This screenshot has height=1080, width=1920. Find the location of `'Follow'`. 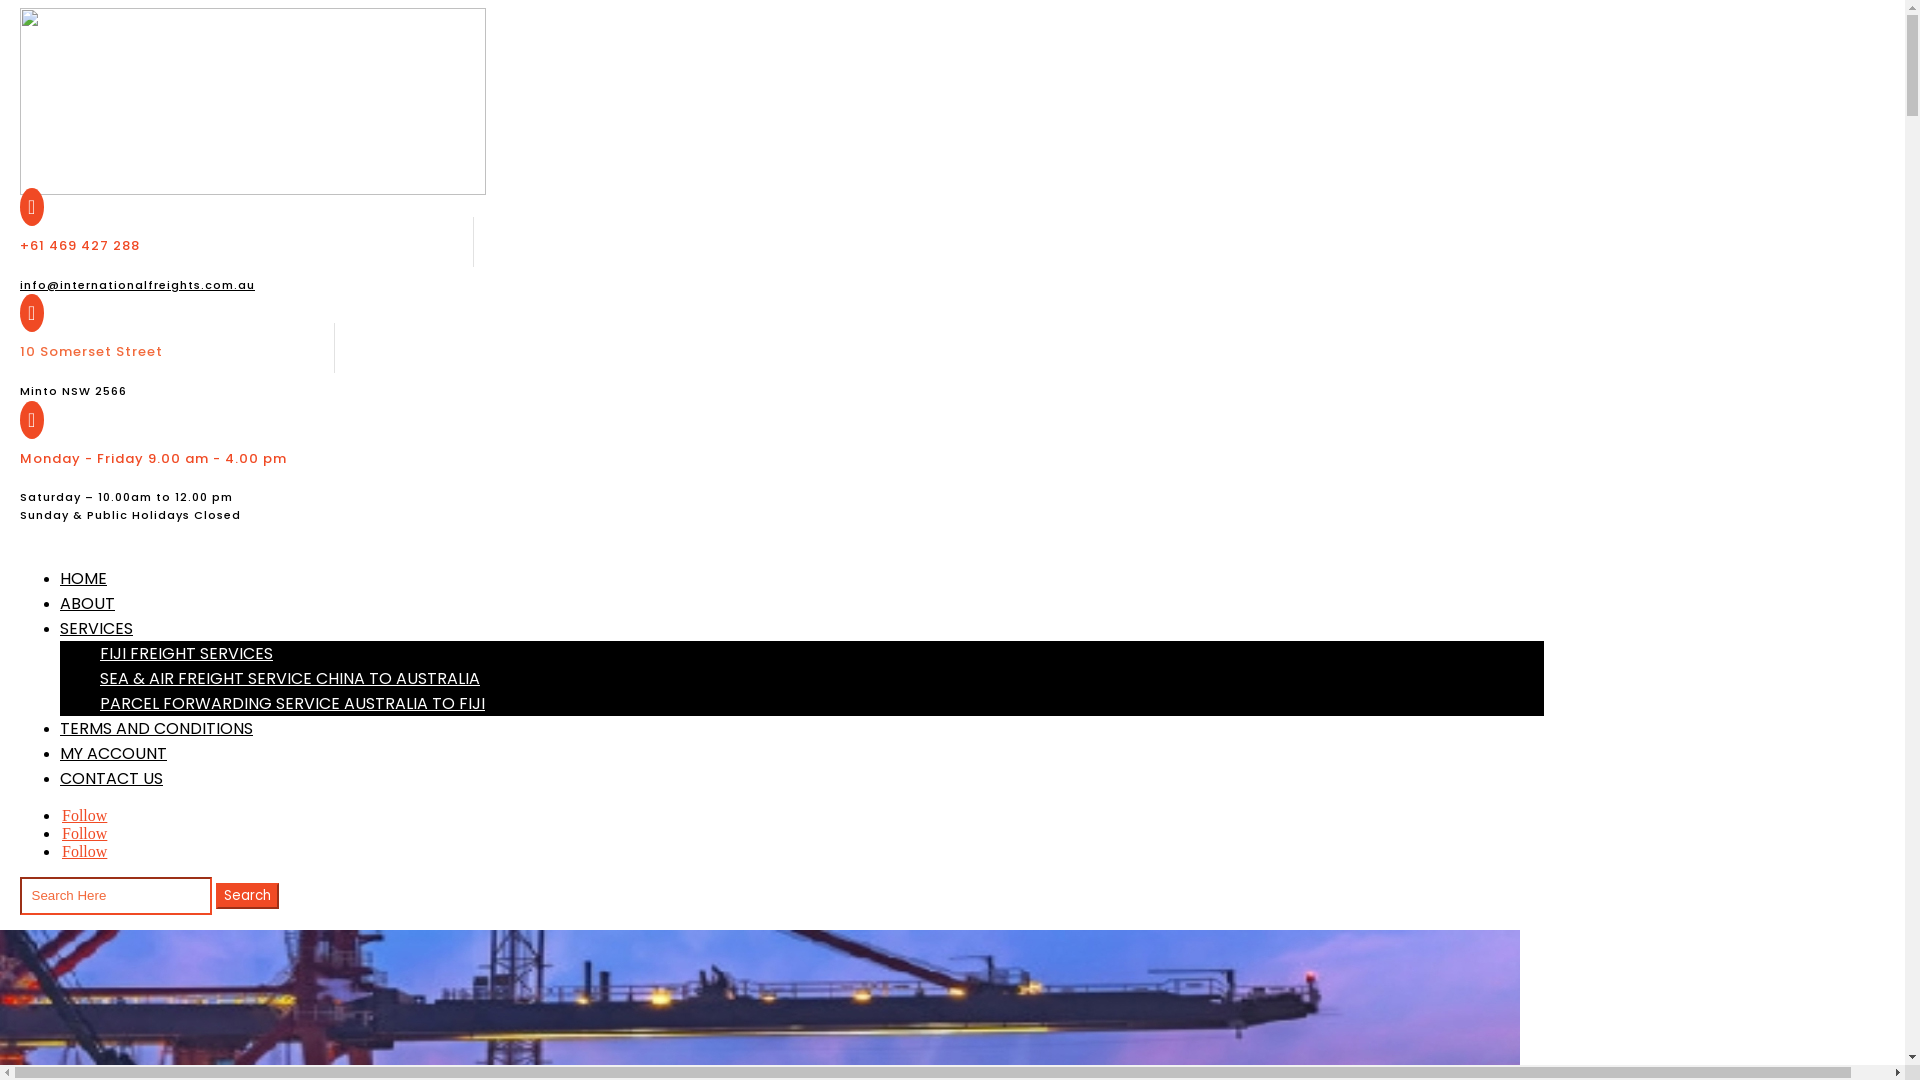

'Follow' is located at coordinates (59, 833).